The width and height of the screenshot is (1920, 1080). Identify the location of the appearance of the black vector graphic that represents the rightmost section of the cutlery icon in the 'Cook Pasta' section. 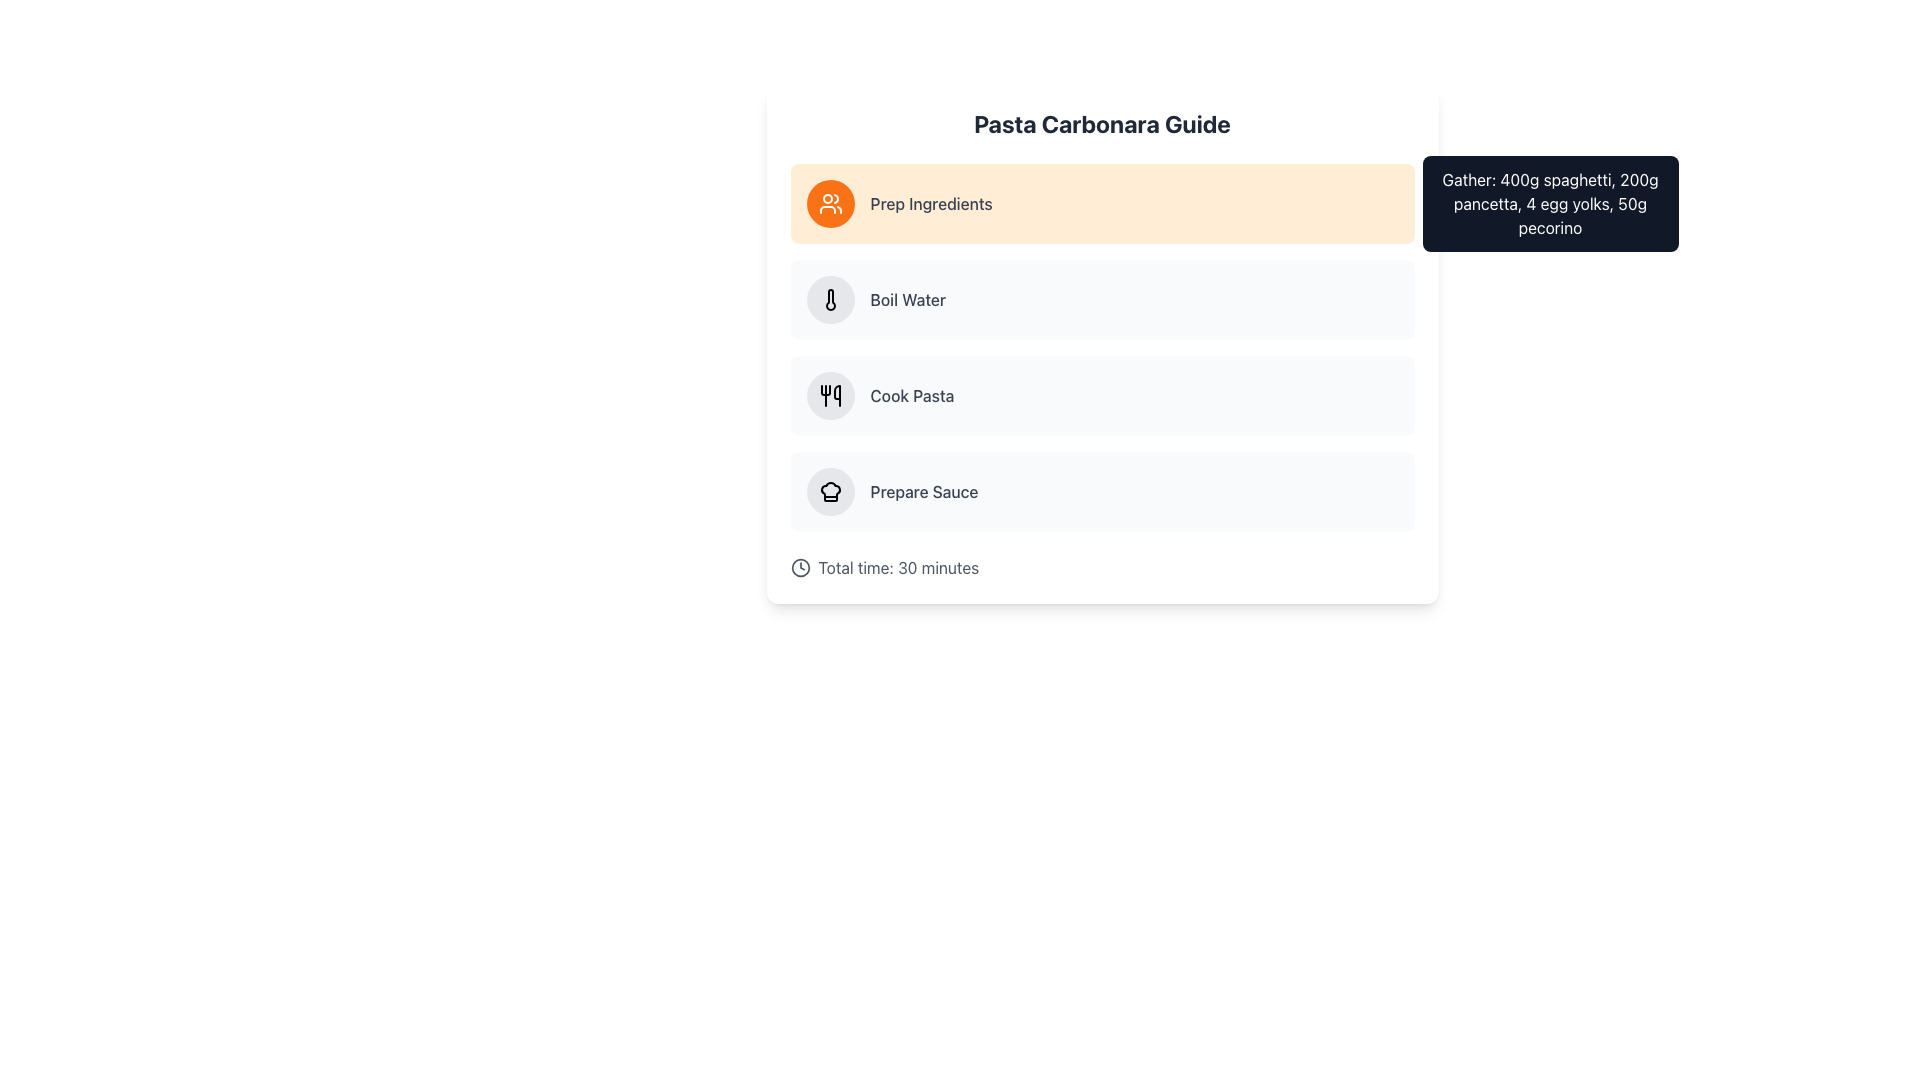
(836, 396).